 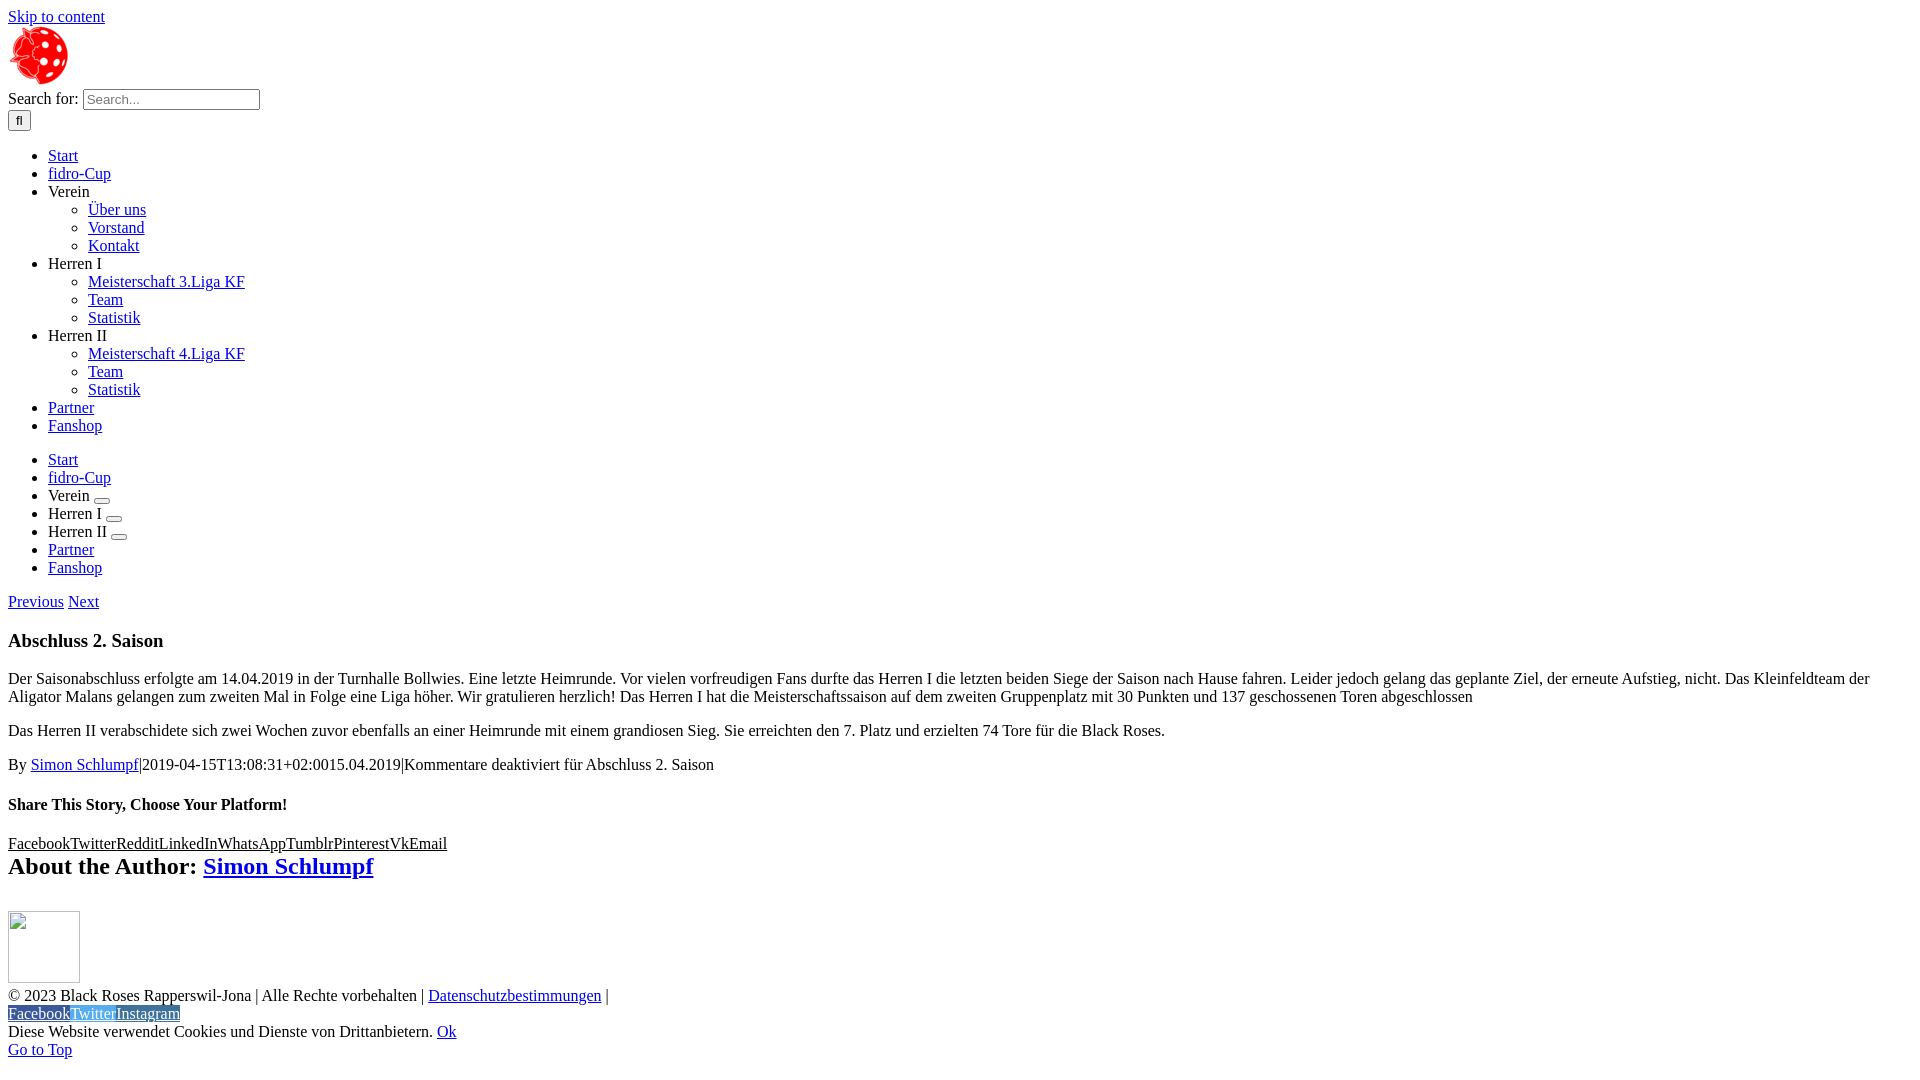 What do you see at coordinates (8, 1013) in the screenshot?
I see `'Facebook'` at bounding box center [8, 1013].